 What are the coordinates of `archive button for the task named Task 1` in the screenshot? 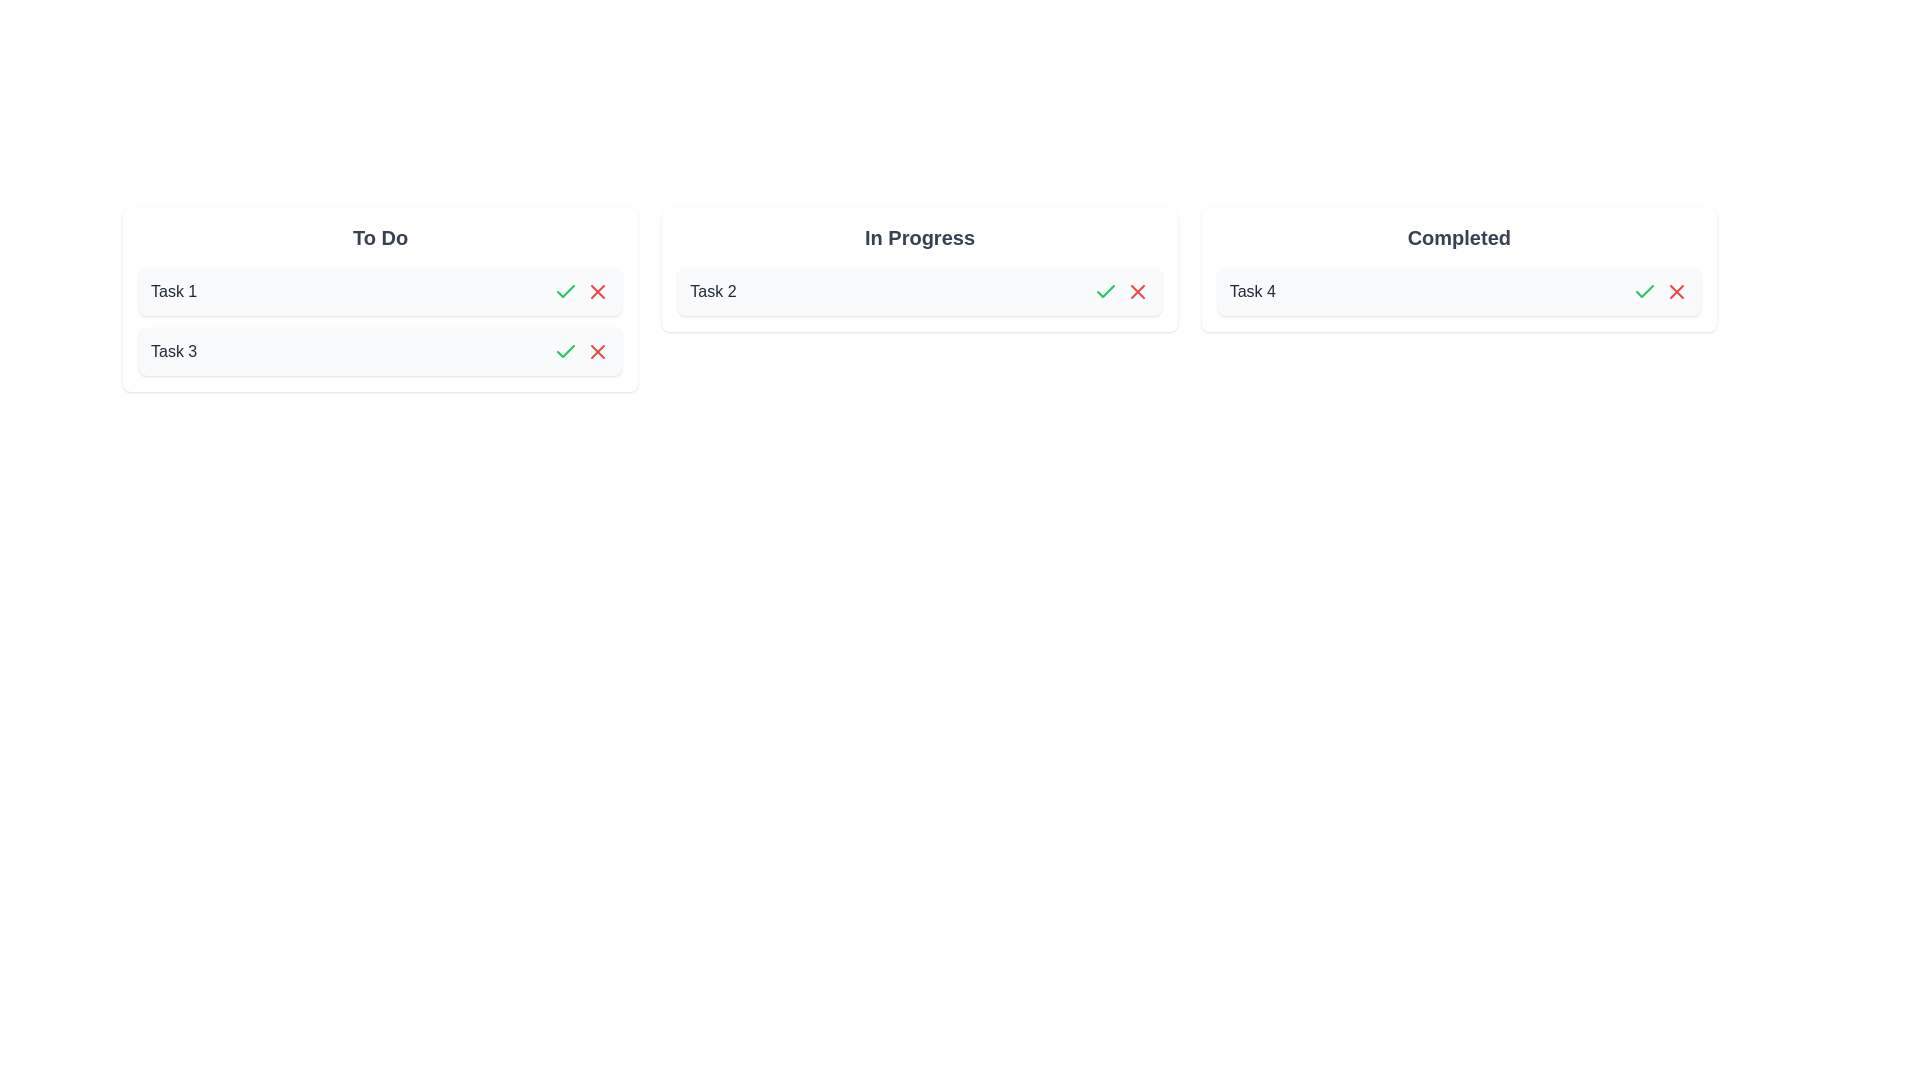 It's located at (597, 292).